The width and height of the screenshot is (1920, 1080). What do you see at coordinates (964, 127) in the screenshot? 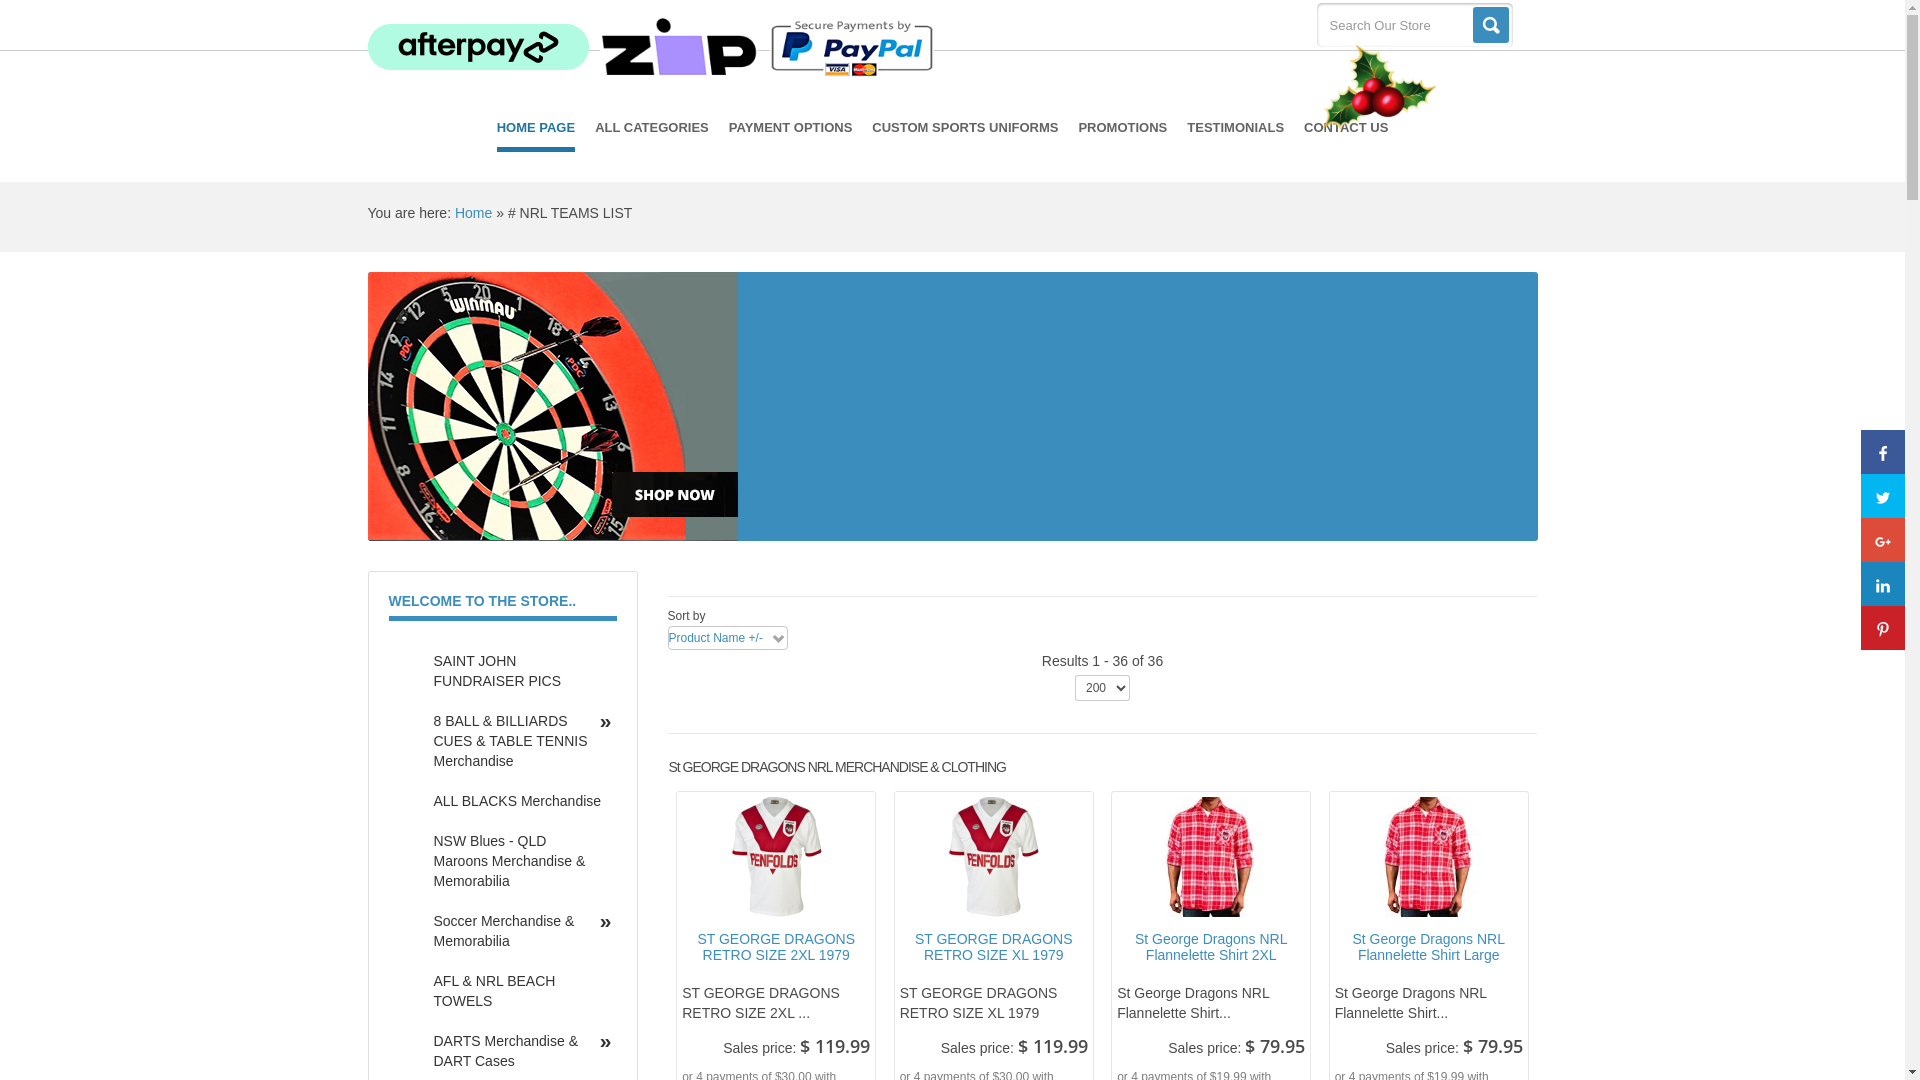
I see `'CUSTOM SPORTS UNIFORMS'` at bounding box center [964, 127].